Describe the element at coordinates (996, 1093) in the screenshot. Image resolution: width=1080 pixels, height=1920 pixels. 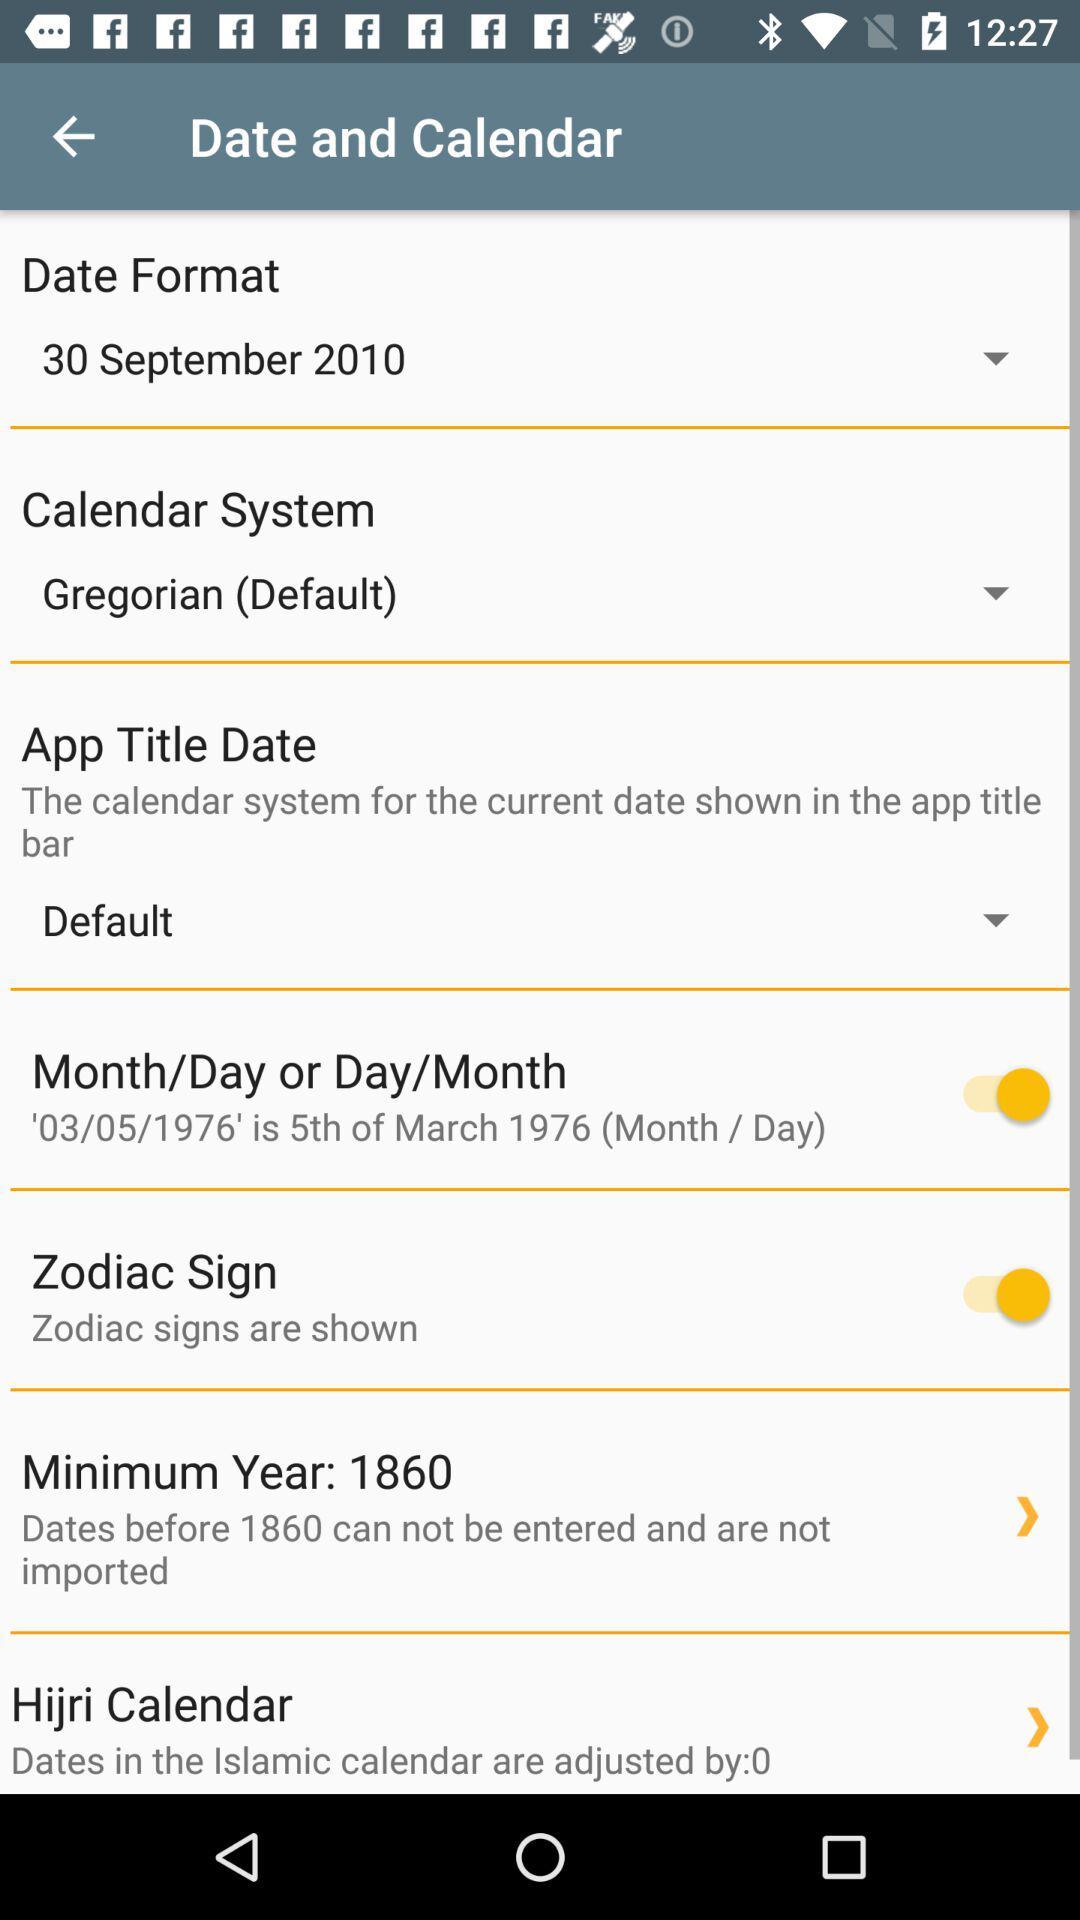
I see `day/month format` at that location.